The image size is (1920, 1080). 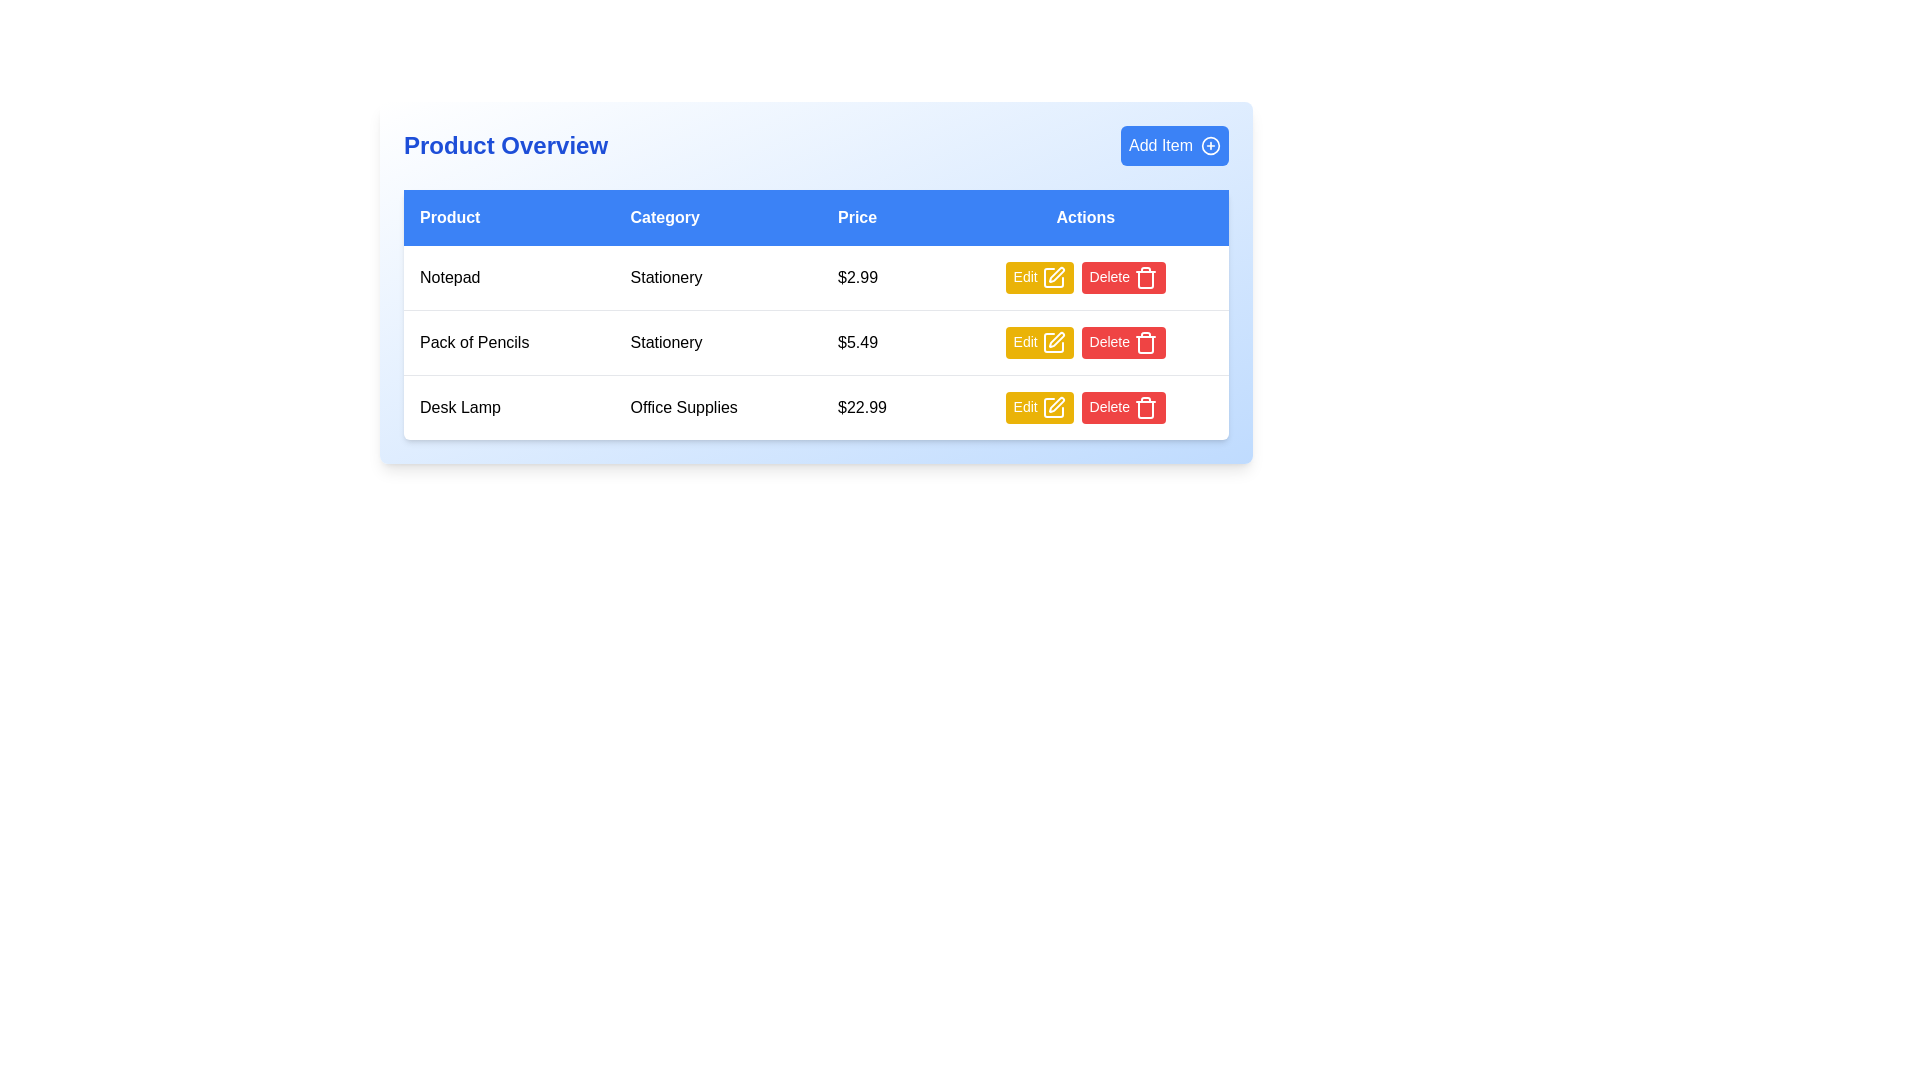 What do you see at coordinates (1052, 407) in the screenshot?
I see `the pen icon inside the 'Edit' button located in the 'Actions' column of the last row of the displayed table` at bounding box center [1052, 407].